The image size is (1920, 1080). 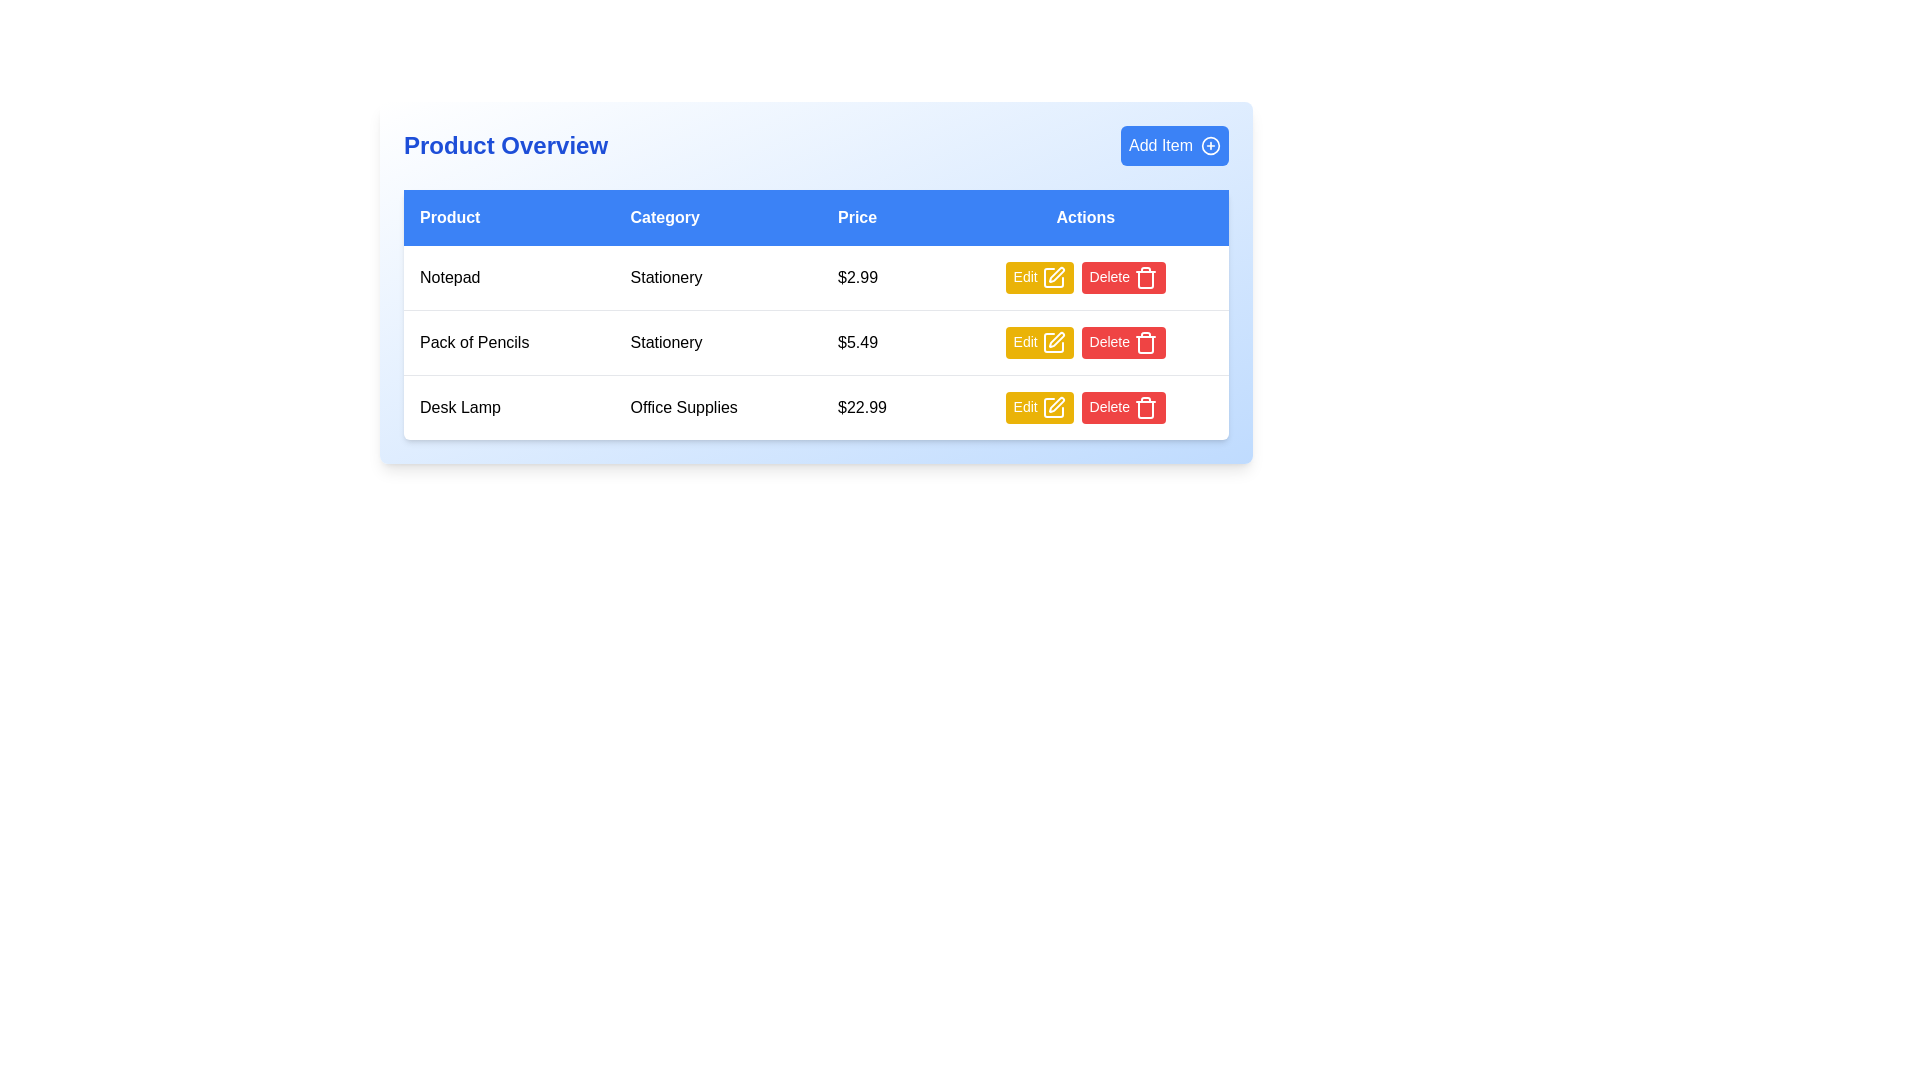 What do you see at coordinates (1052, 407) in the screenshot?
I see `the pen icon inside the 'Edit' button located in the 'Actions' column of the last row of the displayed table` at bounding box center [1052, 407].